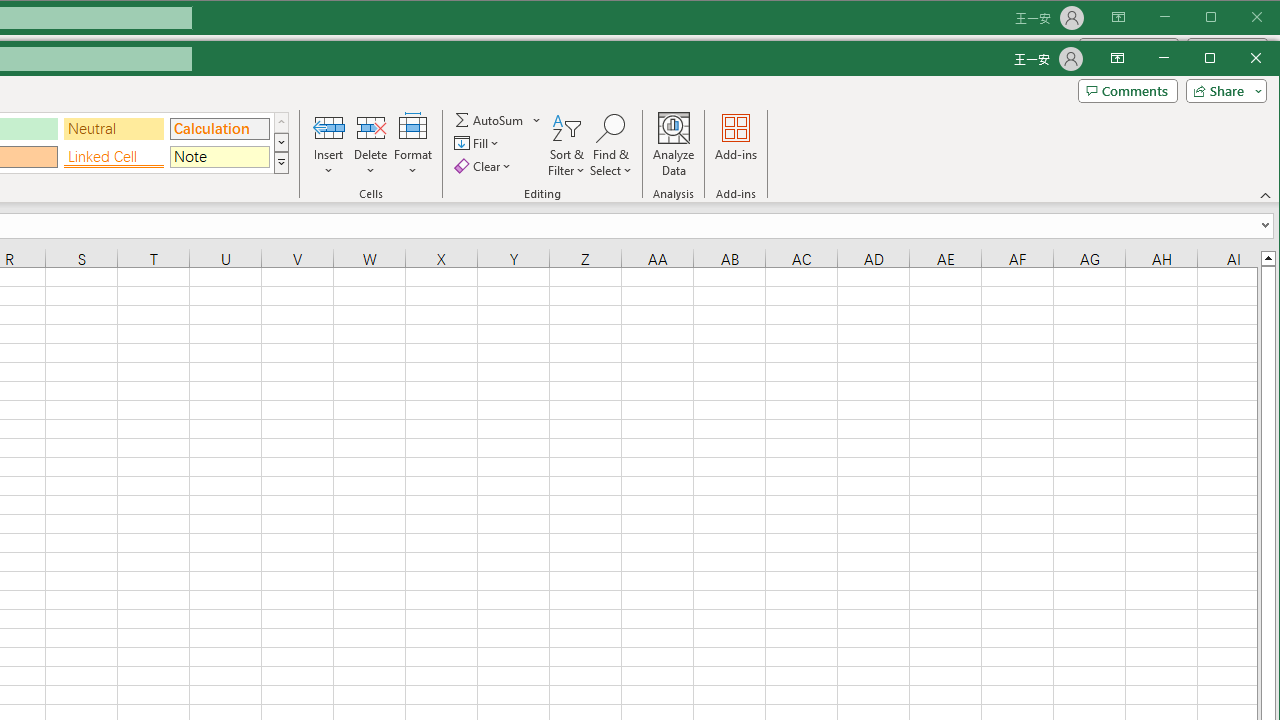  What do you see at coordinates (112, 129) in the screenshot?
I see `'Neutral'` at bounding box center [112, 129].